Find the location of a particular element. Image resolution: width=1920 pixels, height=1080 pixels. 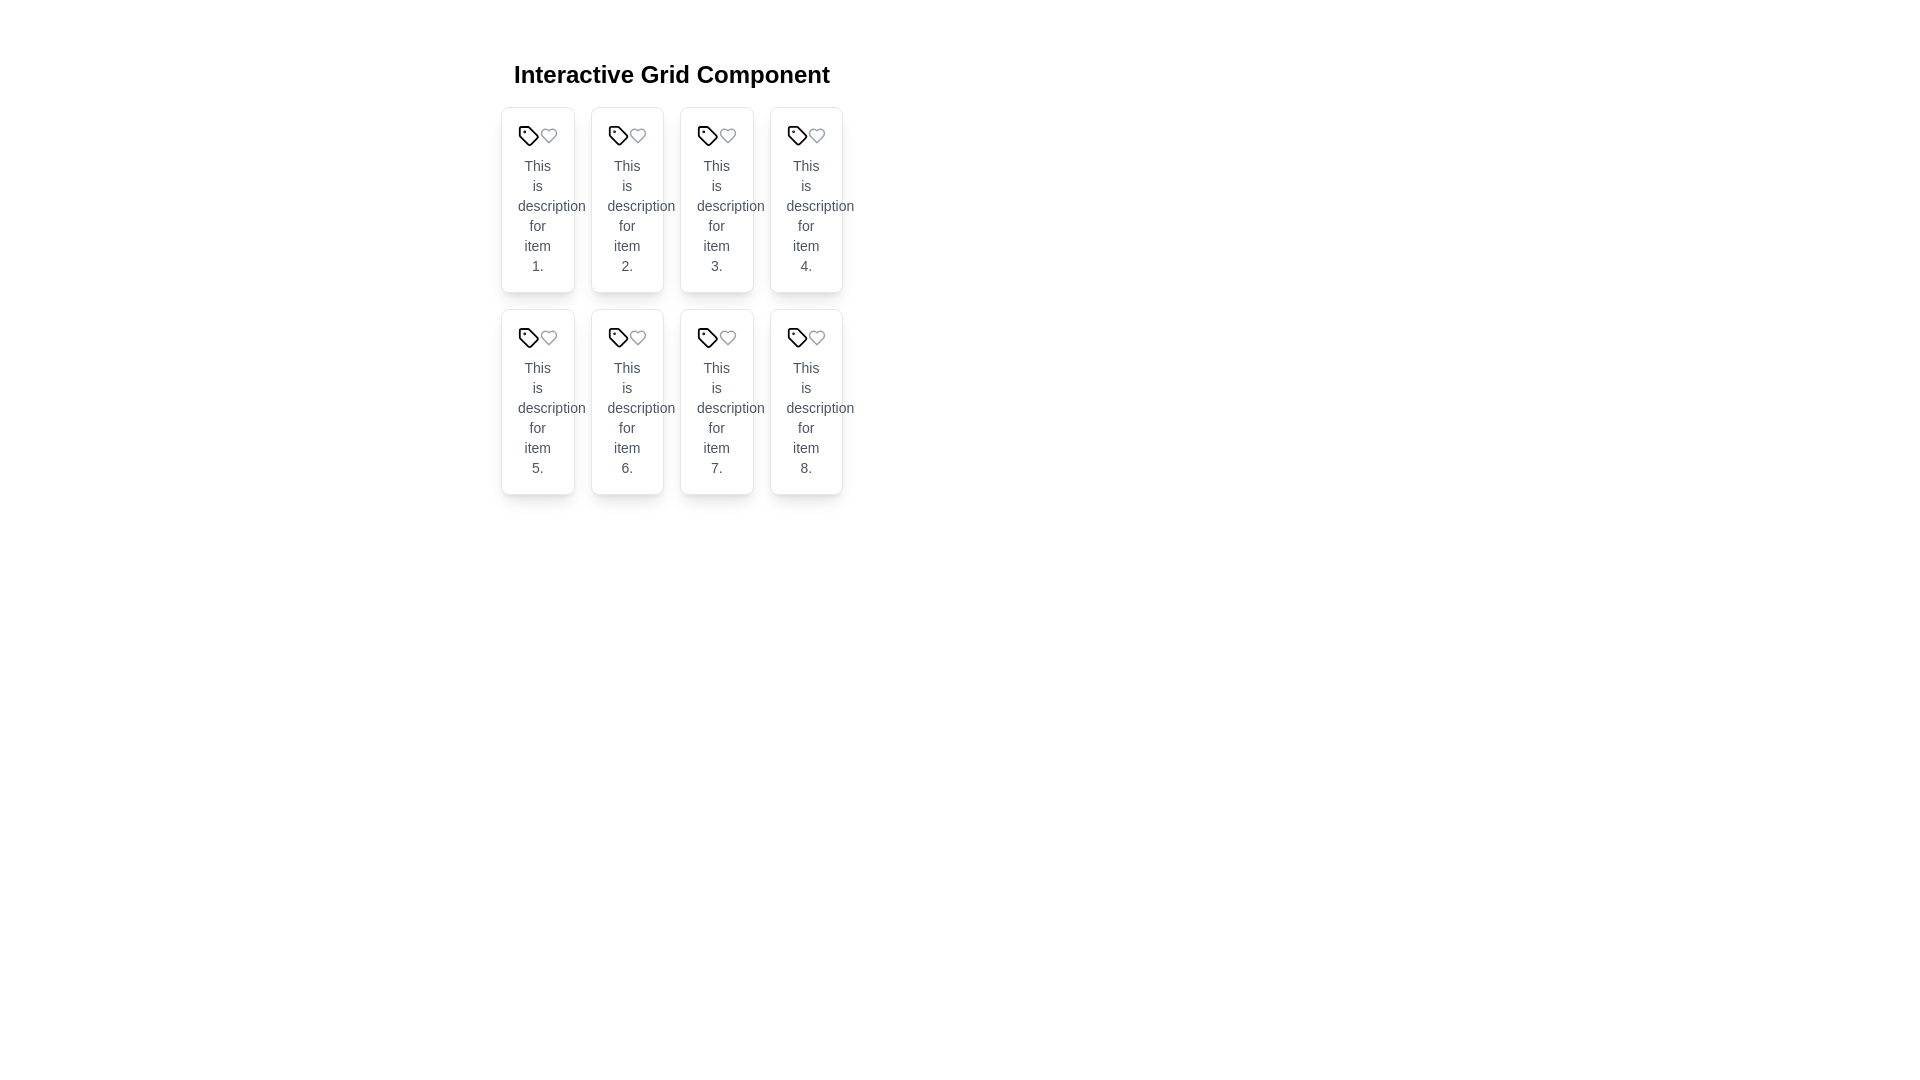

text content of the gray text block that says 'This is description for item 8.' located below the heart icon in the eighth tile is located at coordinates (806, 416).